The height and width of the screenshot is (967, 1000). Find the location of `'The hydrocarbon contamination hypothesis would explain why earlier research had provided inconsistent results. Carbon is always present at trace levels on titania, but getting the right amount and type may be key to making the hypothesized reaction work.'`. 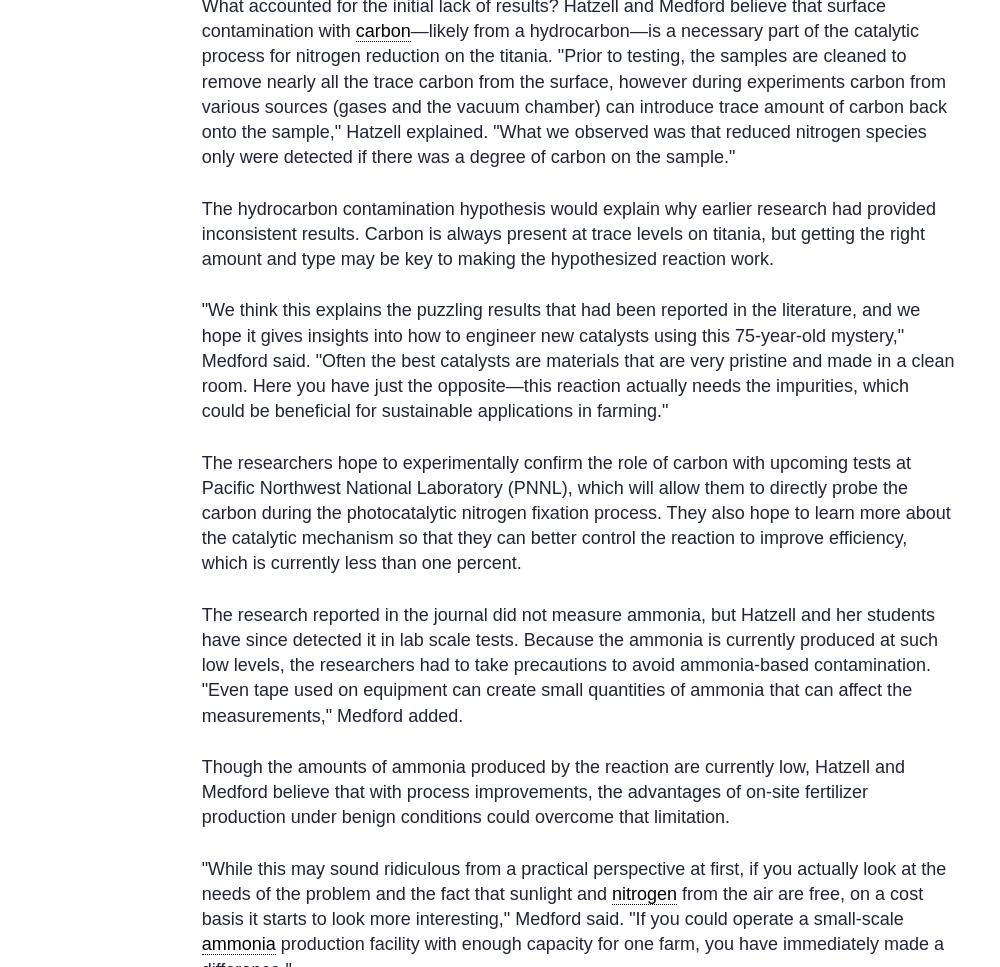

'The hydrocarbon contamination hypothesis would explain why earlier research had provided inconsistent results. Carbon is always present at trace levels on titania, but getting the right amount and type may be key to making the hypothesized reaction work.' is located at coordinates (567, 233).